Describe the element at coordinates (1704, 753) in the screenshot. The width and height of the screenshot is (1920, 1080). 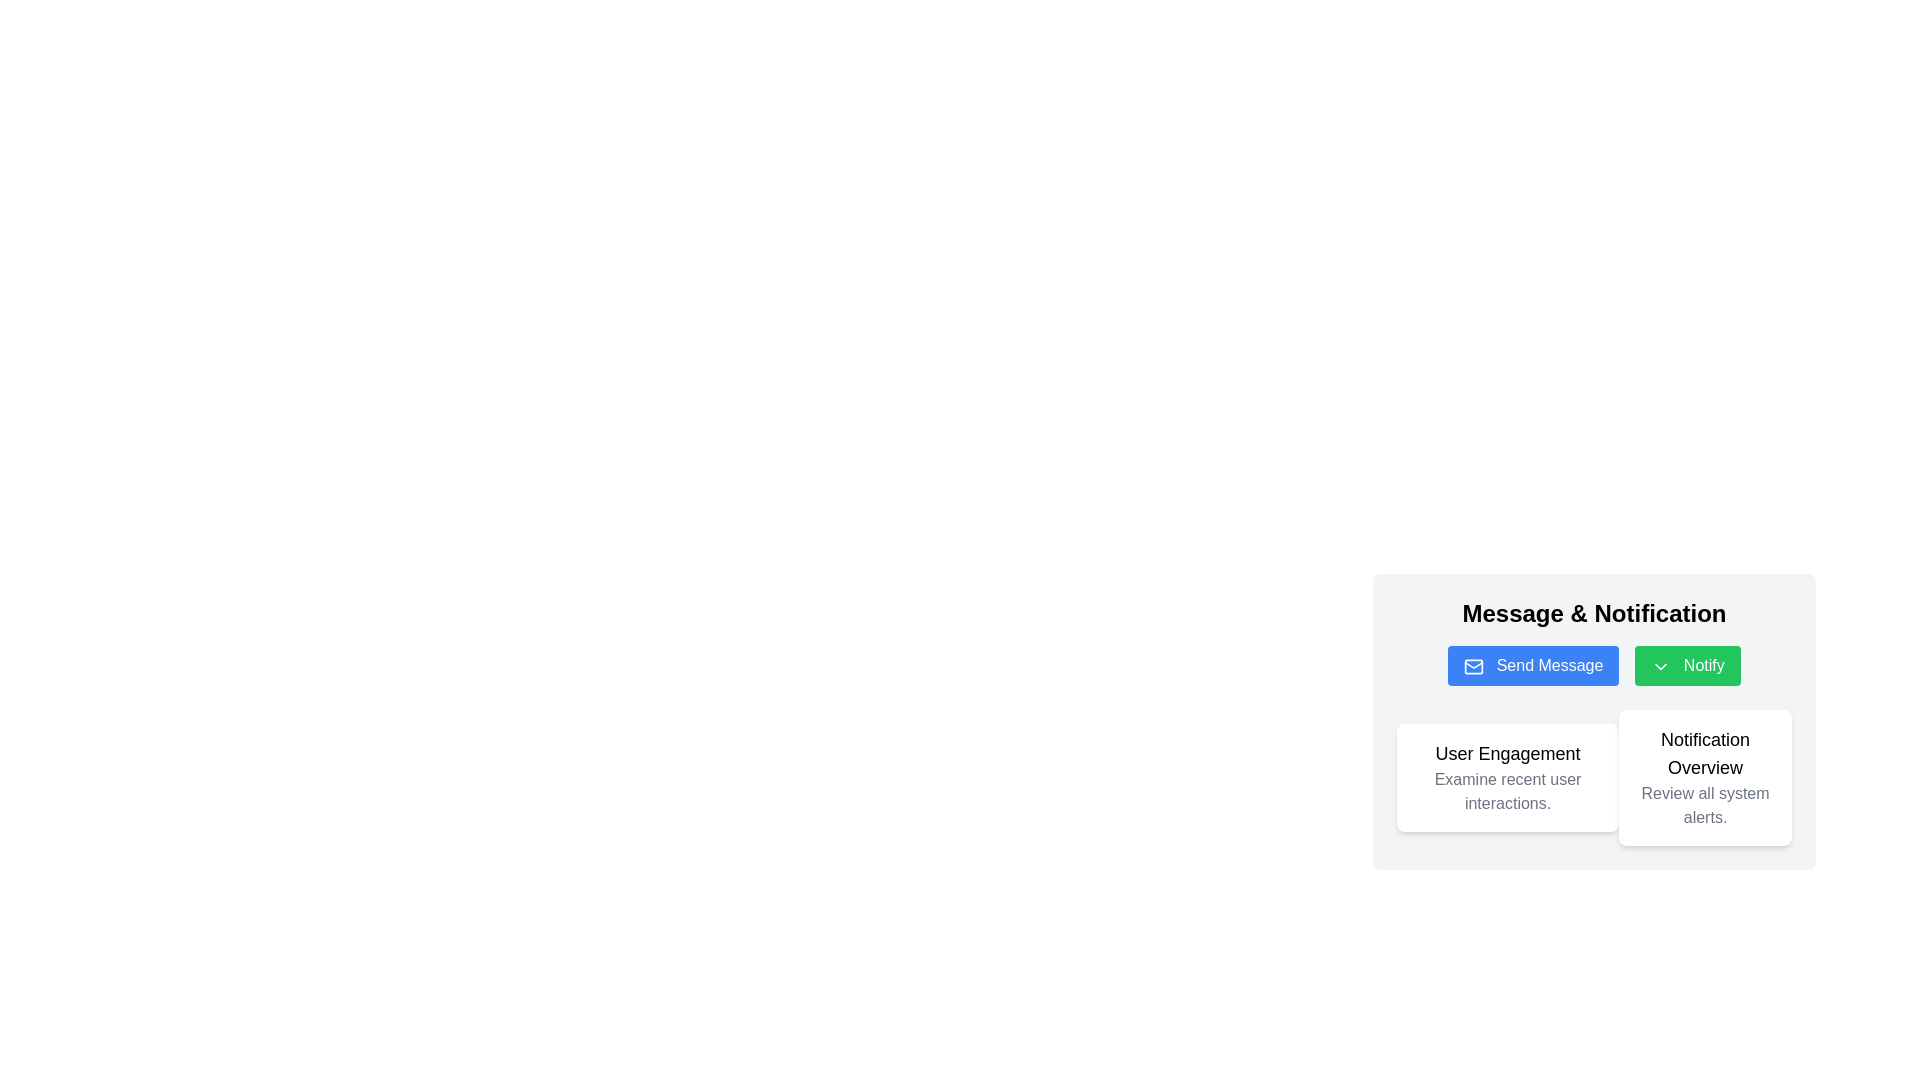
I see `the 'Notification Overview' heading text` at that location.